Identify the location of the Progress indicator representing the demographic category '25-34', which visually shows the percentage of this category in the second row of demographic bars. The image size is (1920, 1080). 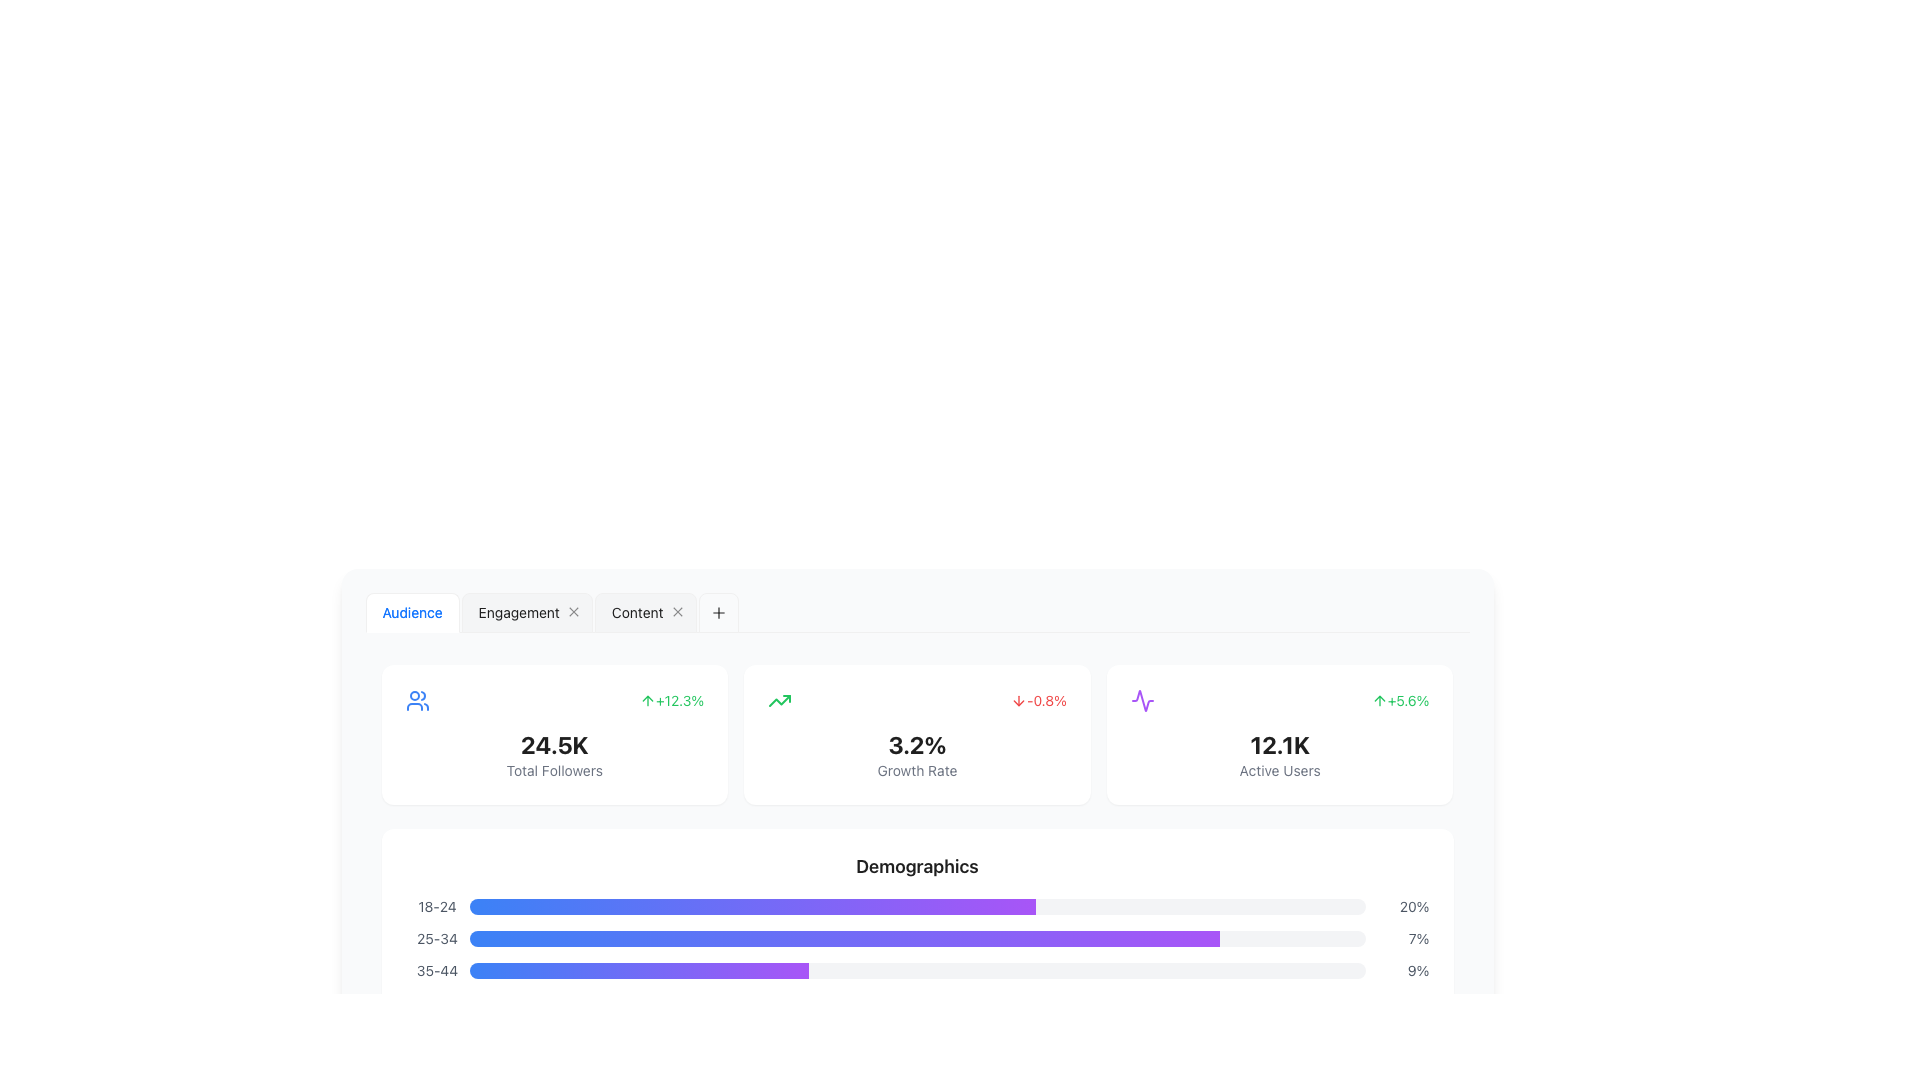
(844, 938).